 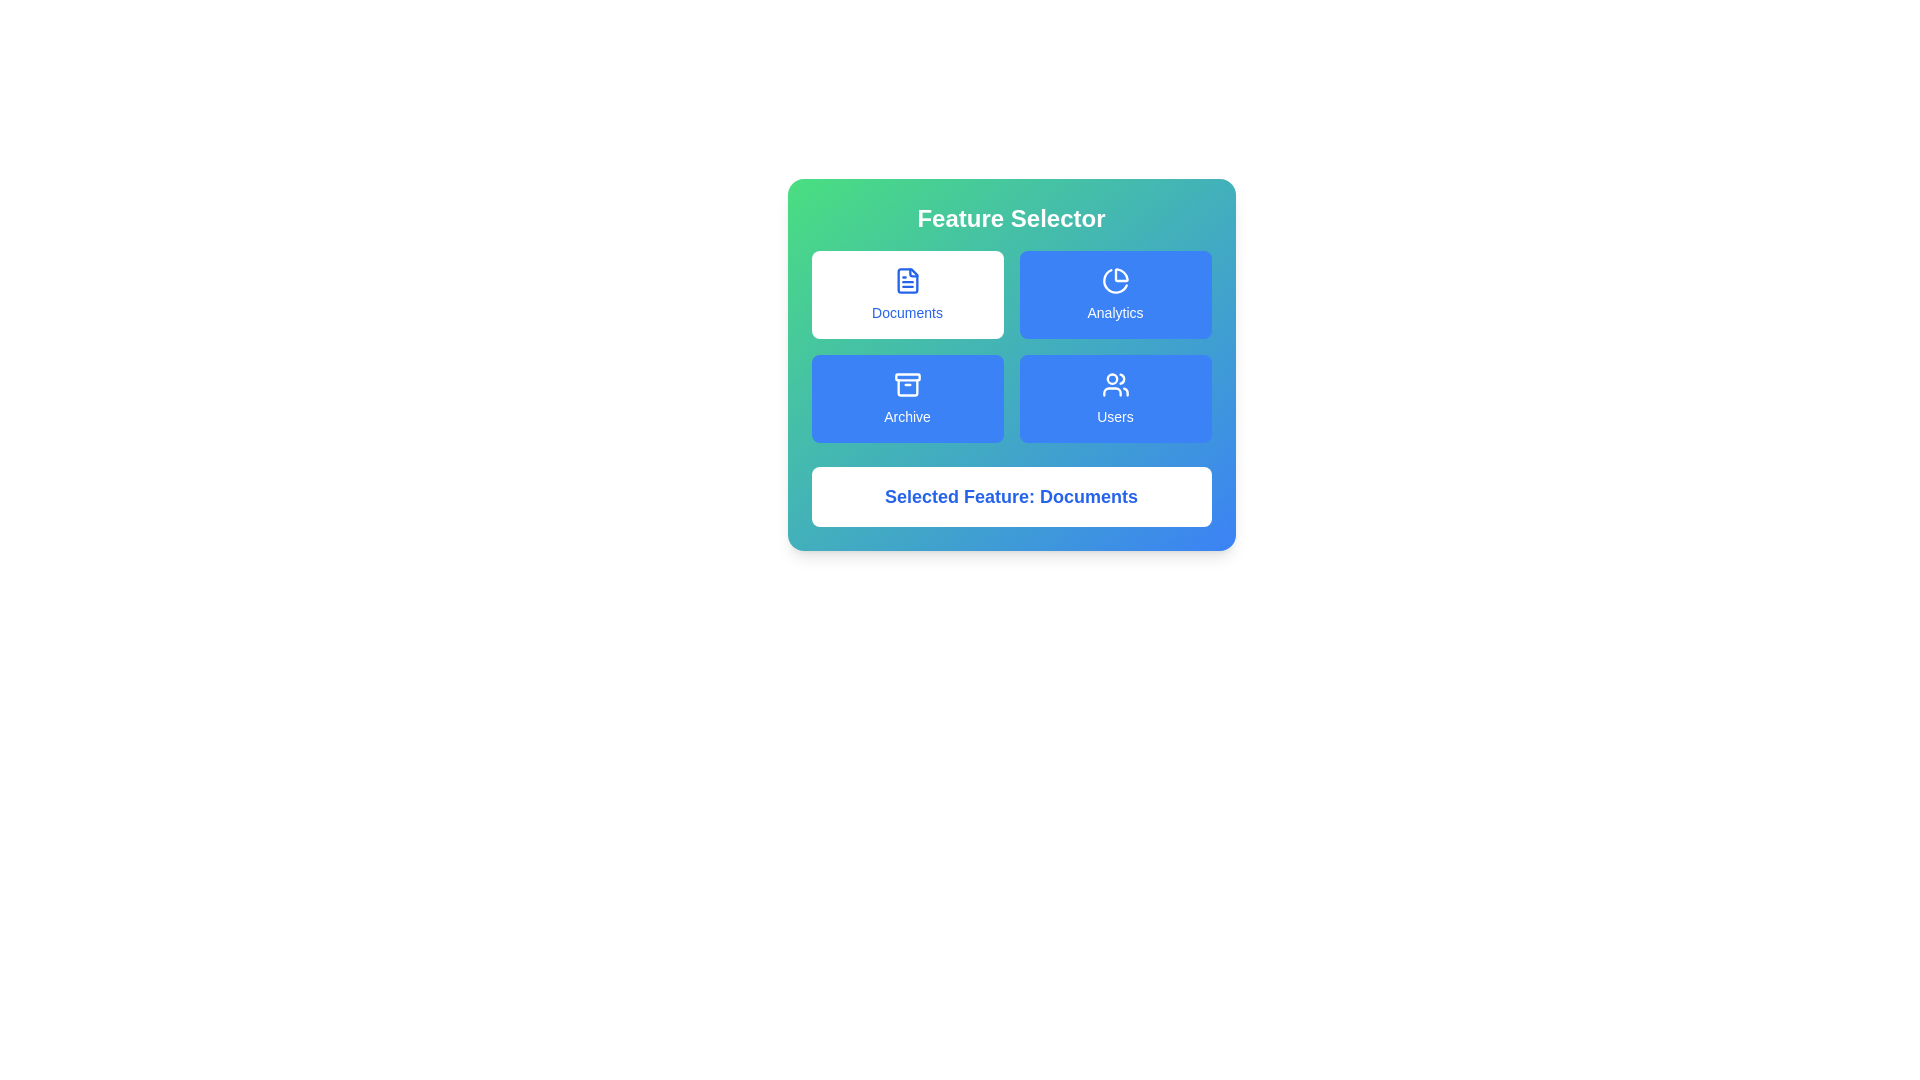 What do you see at coordinates (906, 387) in the screenshot?
I see `the storage-related icon located` at bounding box center [906, 387].